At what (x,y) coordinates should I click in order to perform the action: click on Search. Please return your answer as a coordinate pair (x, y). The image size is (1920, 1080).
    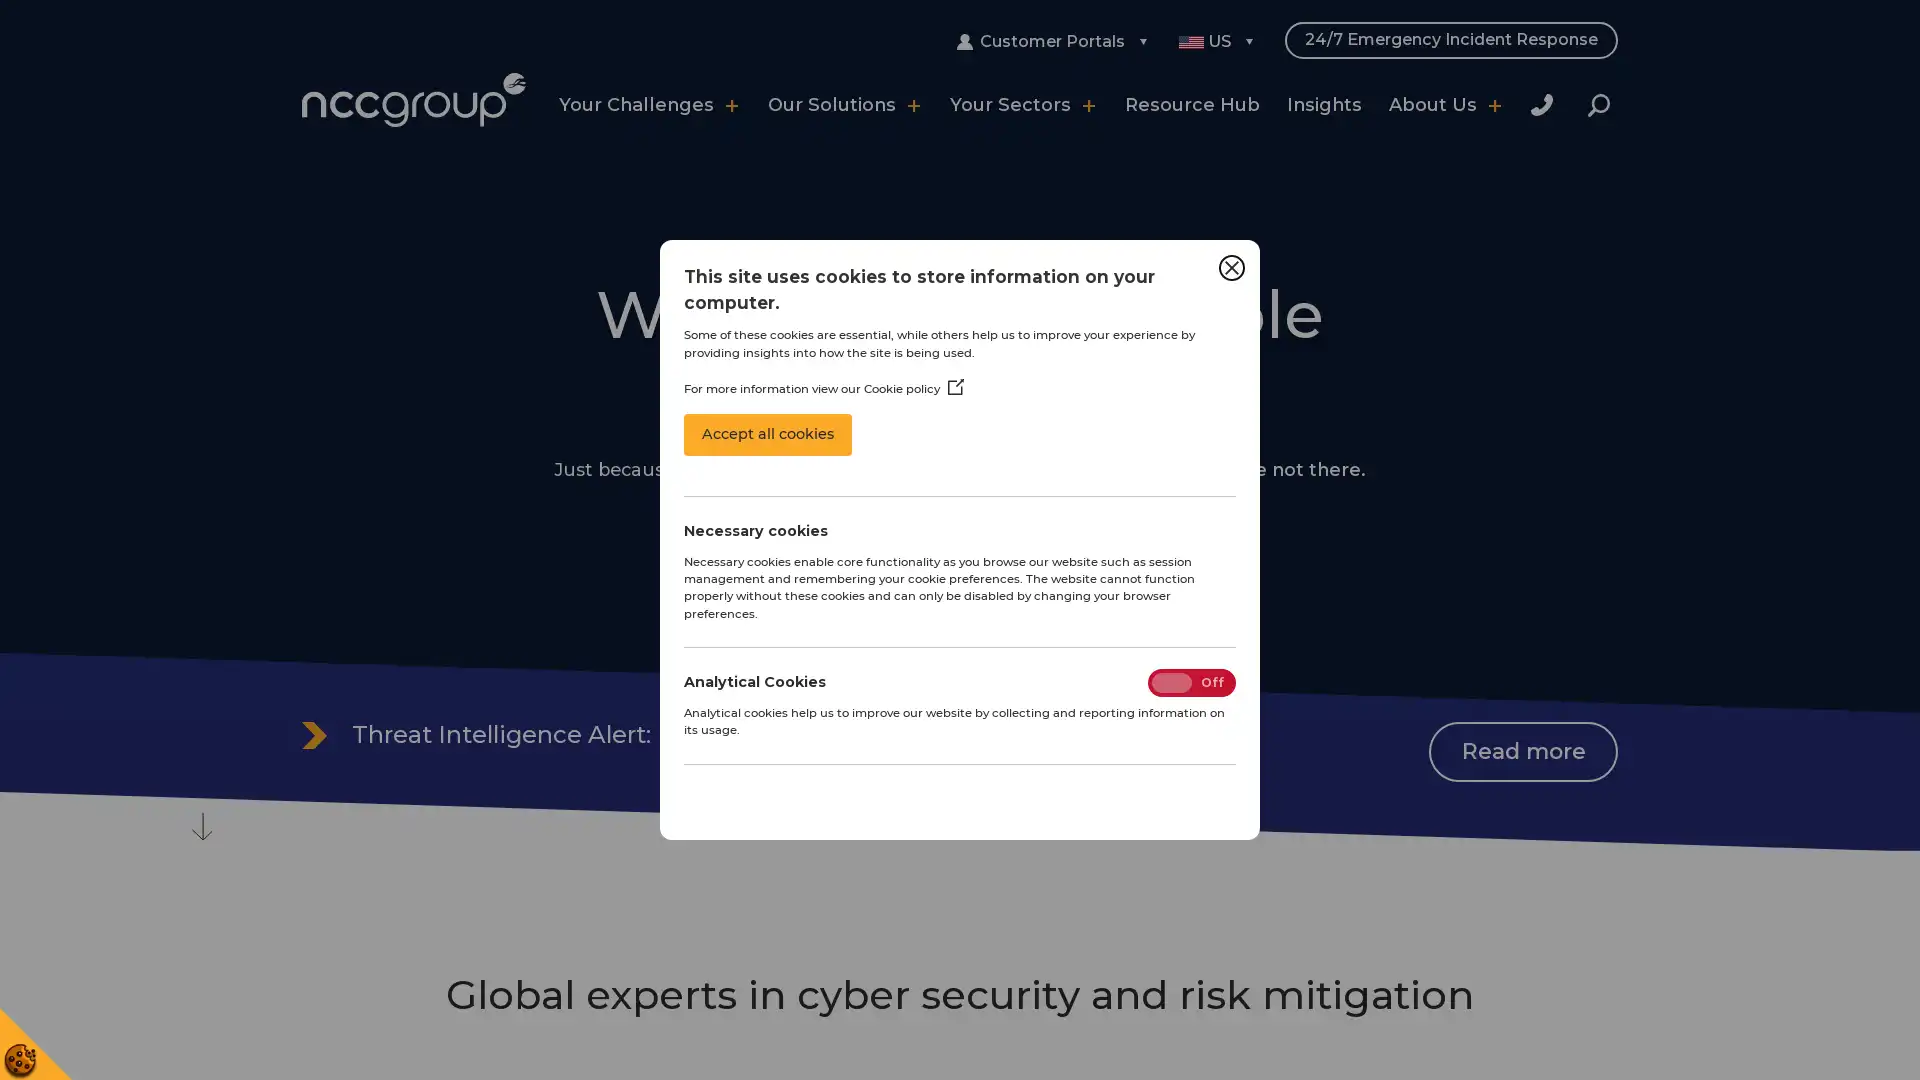
    Looking at the image, I should click on (1539, 249).